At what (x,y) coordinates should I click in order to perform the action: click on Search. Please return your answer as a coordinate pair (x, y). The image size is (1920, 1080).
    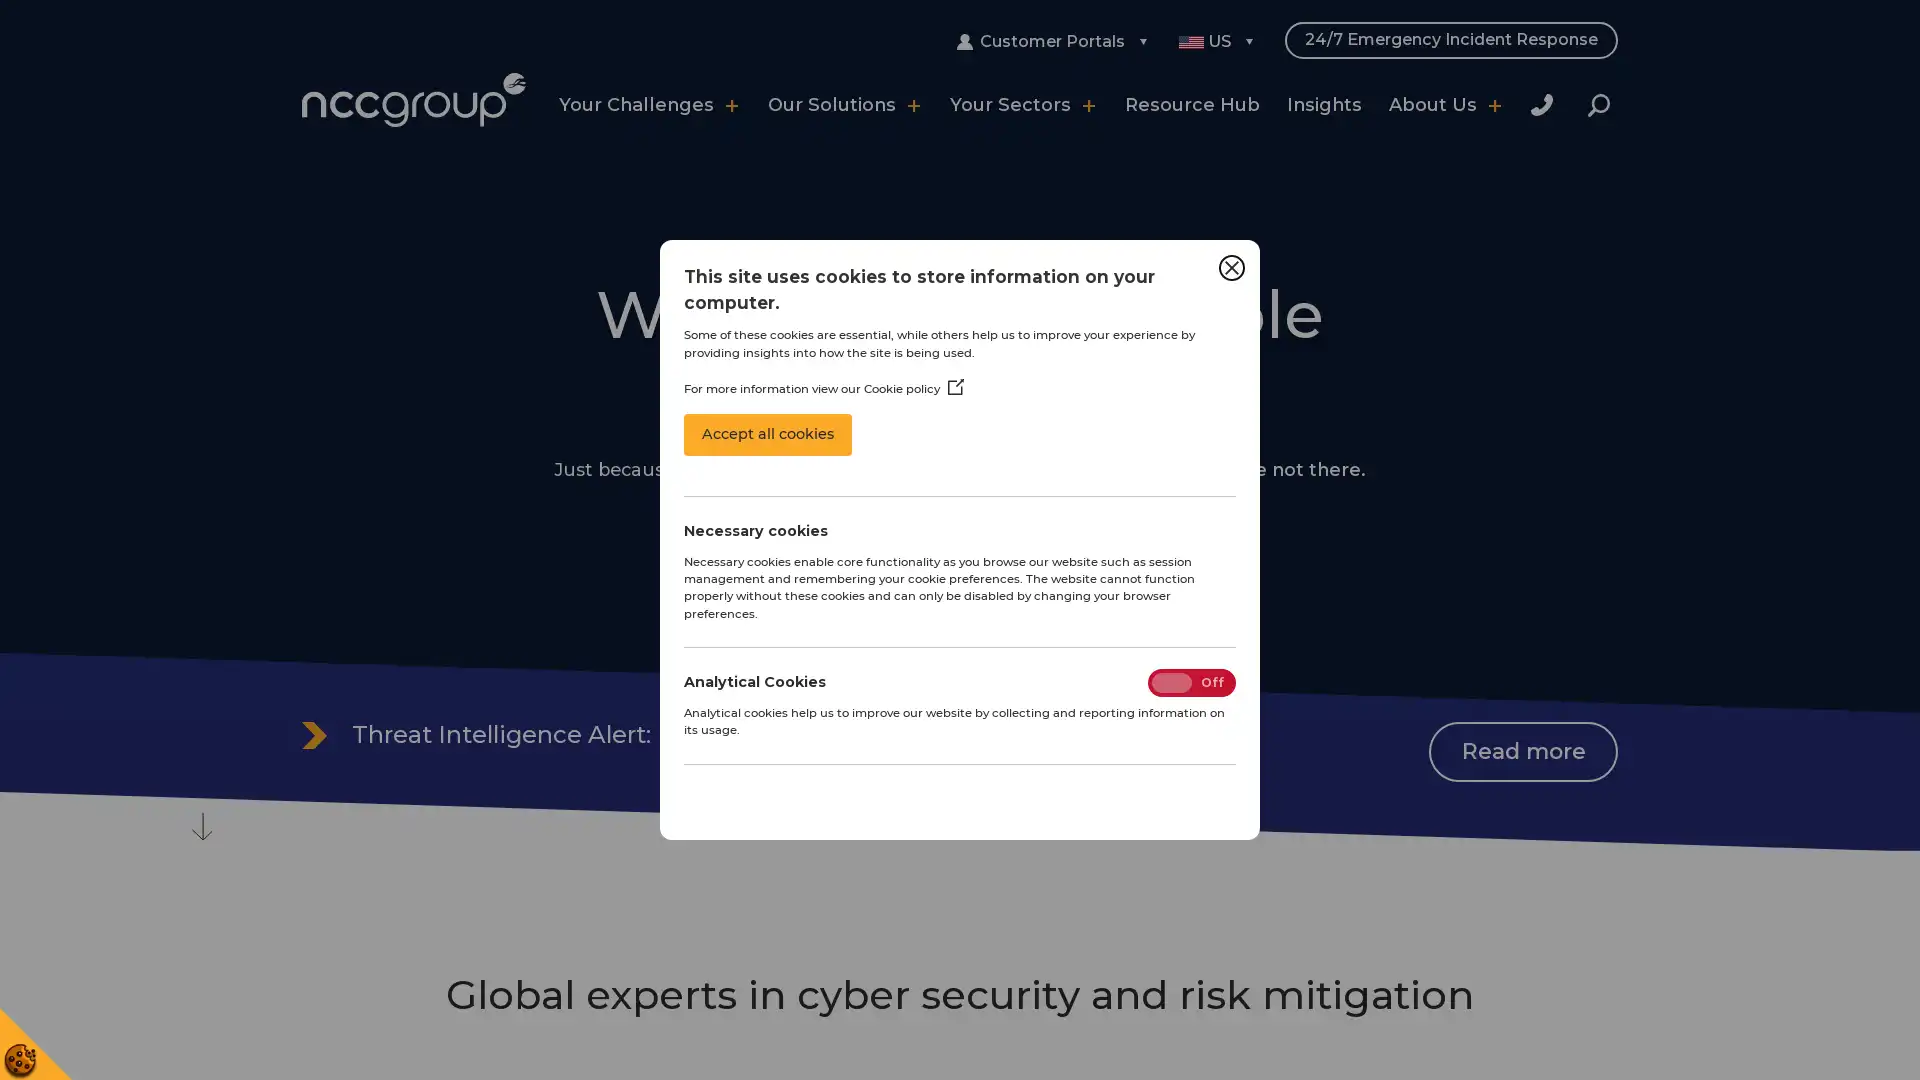
    Looking at the image, I should click on (1539, 249).